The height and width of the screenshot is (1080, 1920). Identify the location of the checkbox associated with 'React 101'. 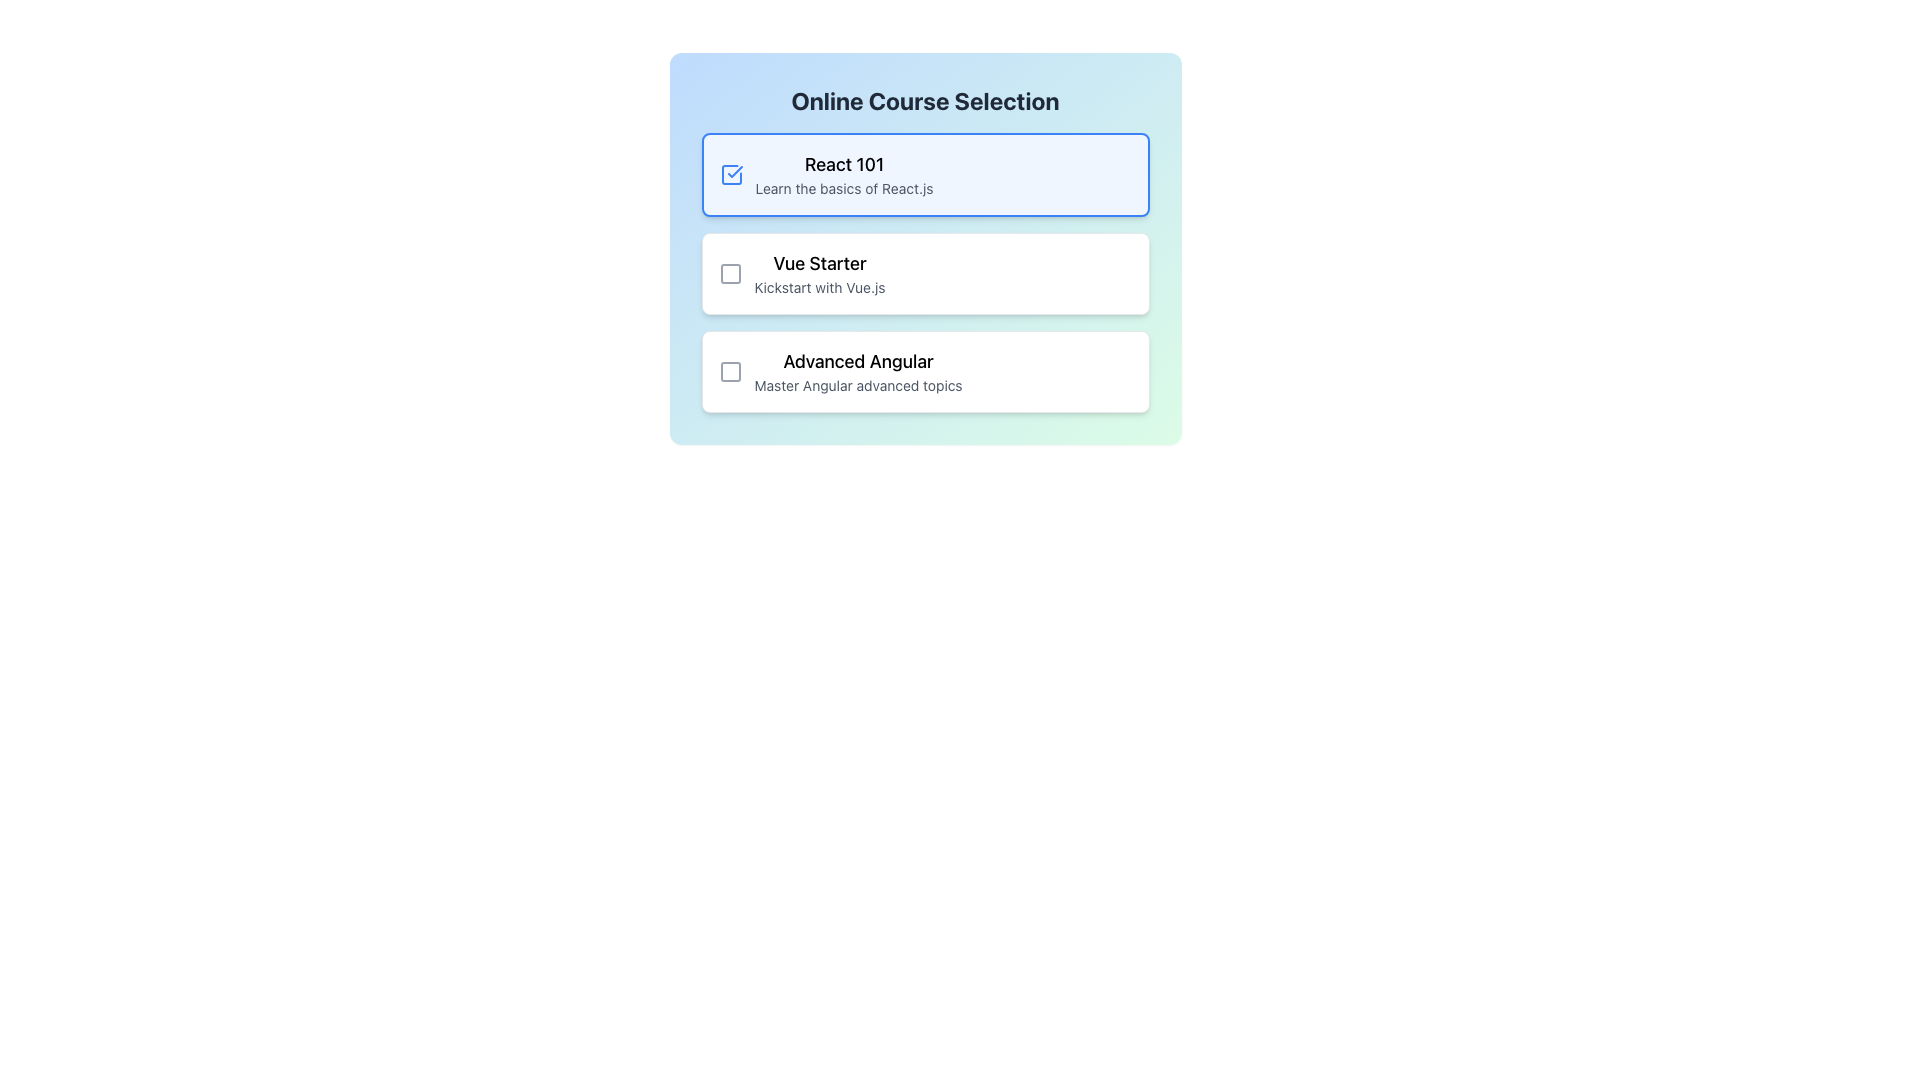
(730, 173).